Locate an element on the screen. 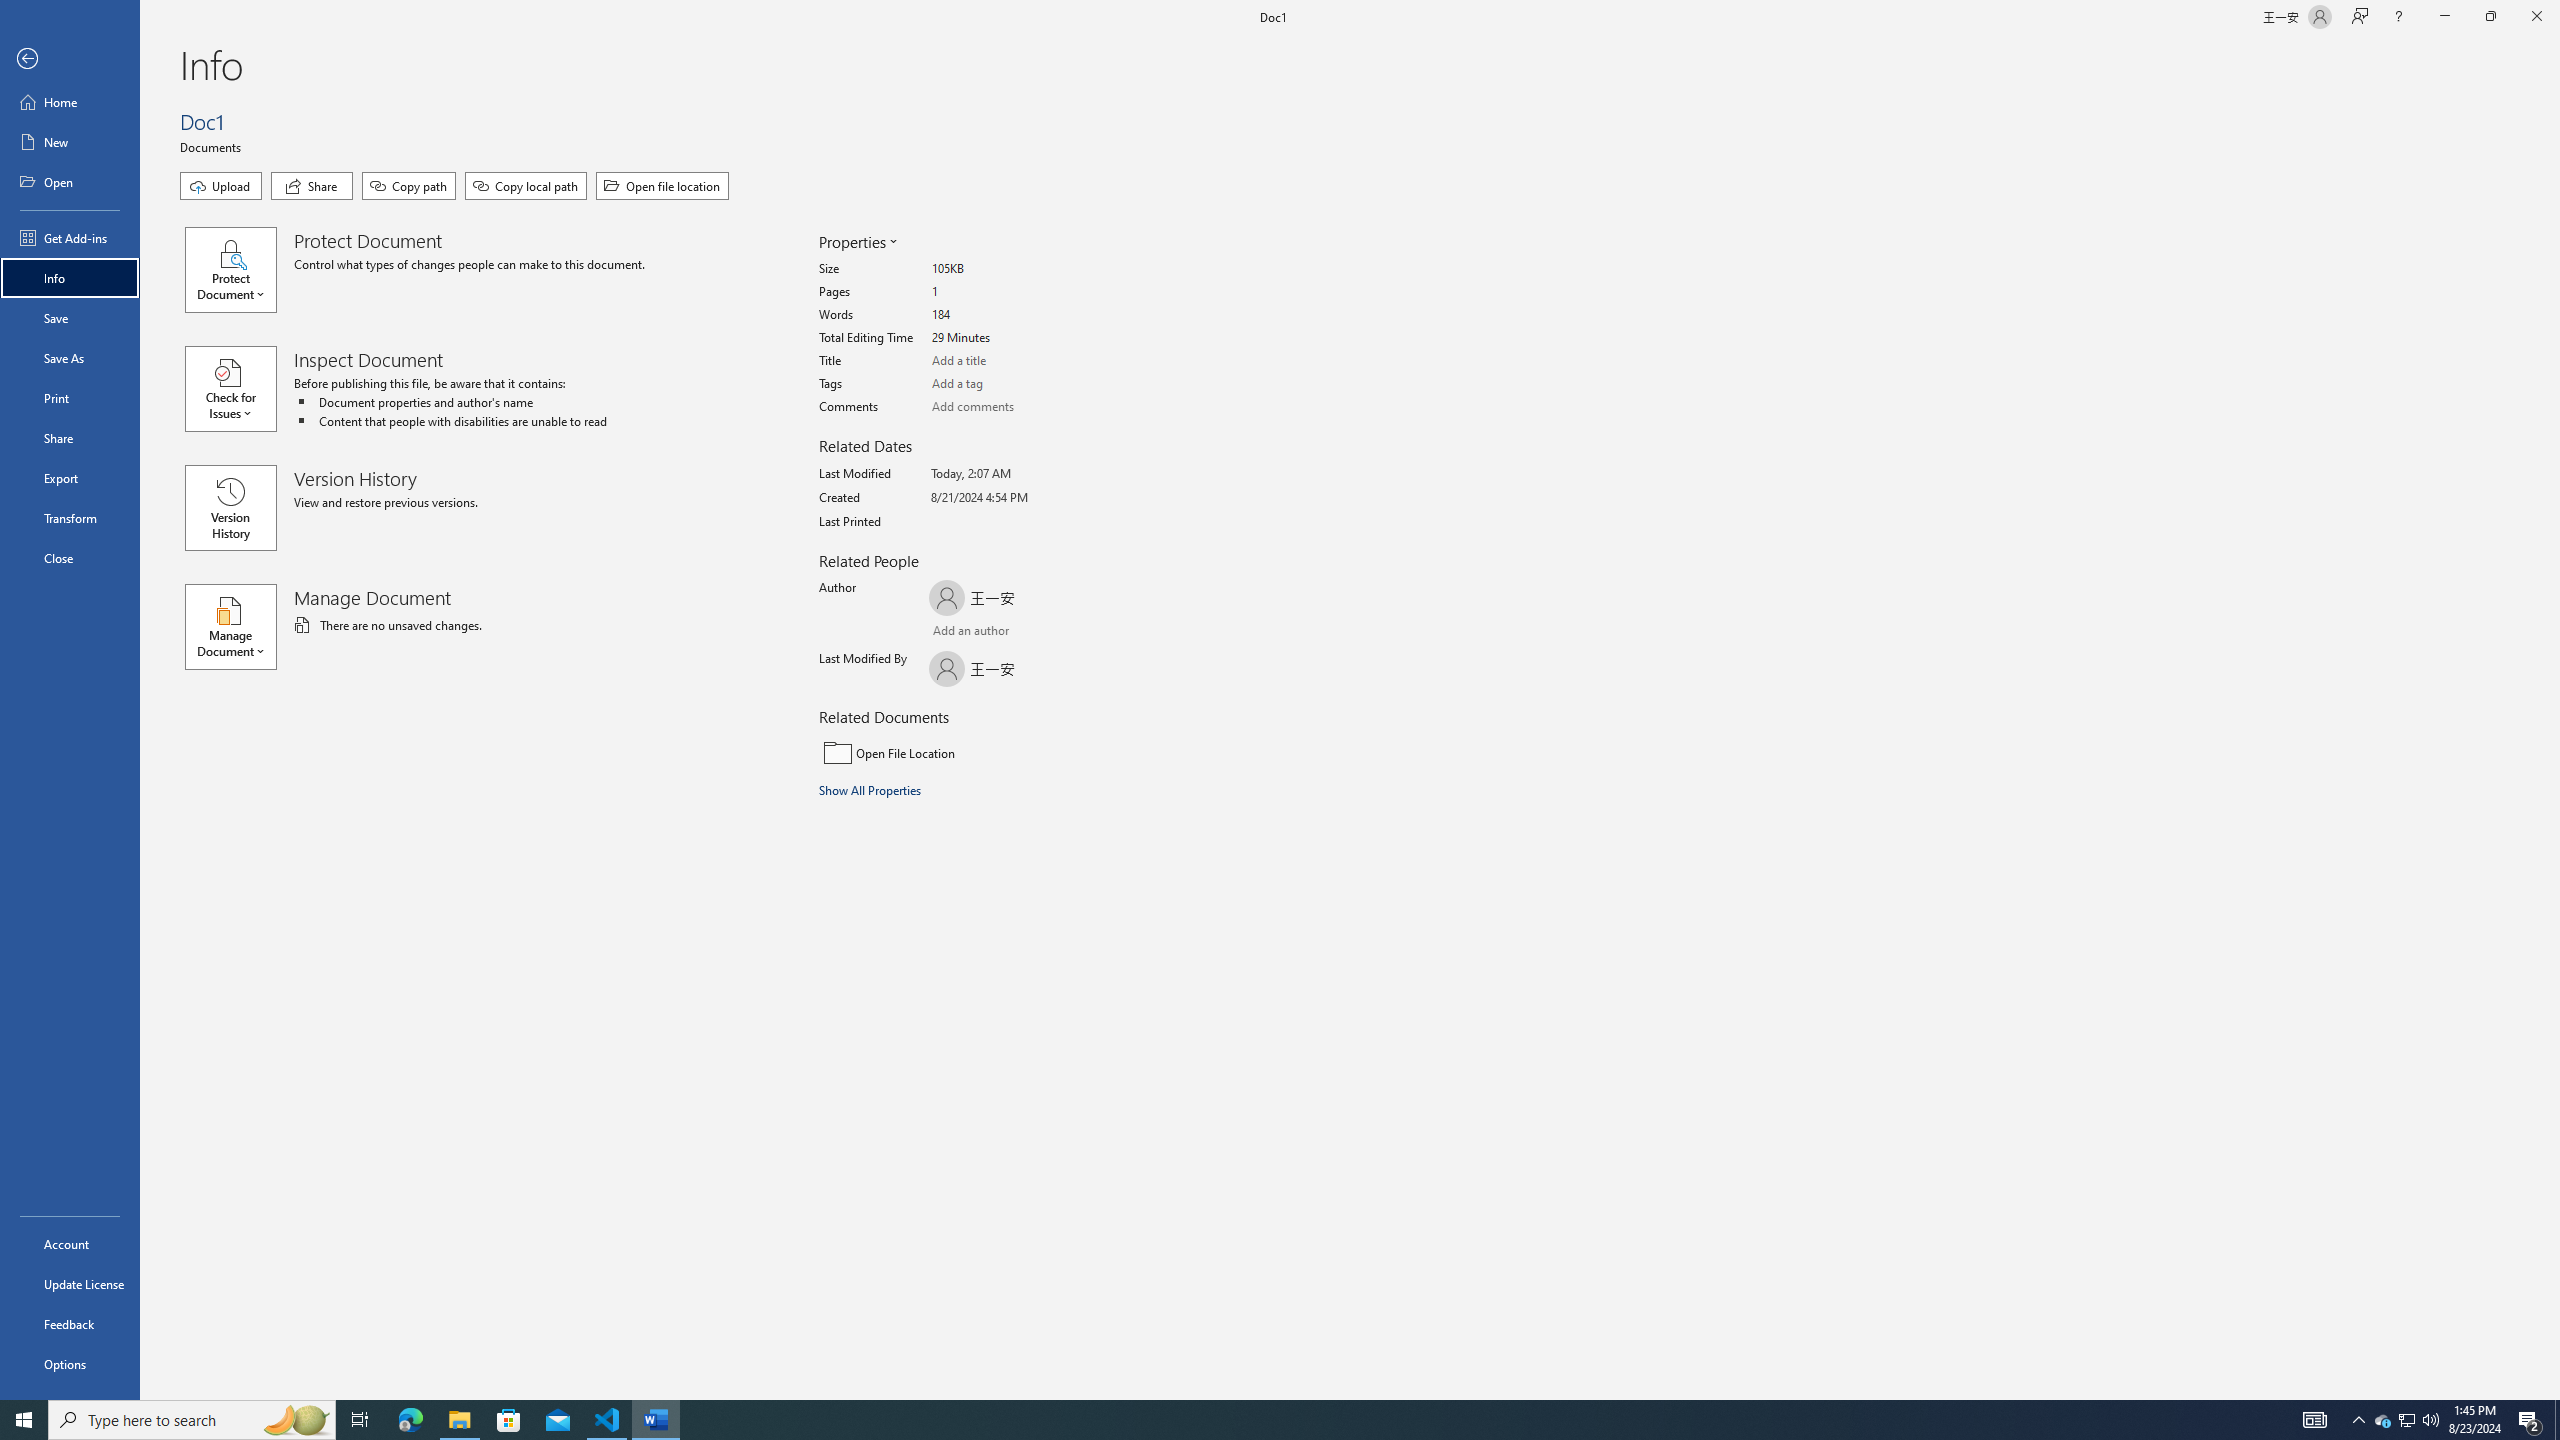  'Upload' is located at coordinates (220, 184).